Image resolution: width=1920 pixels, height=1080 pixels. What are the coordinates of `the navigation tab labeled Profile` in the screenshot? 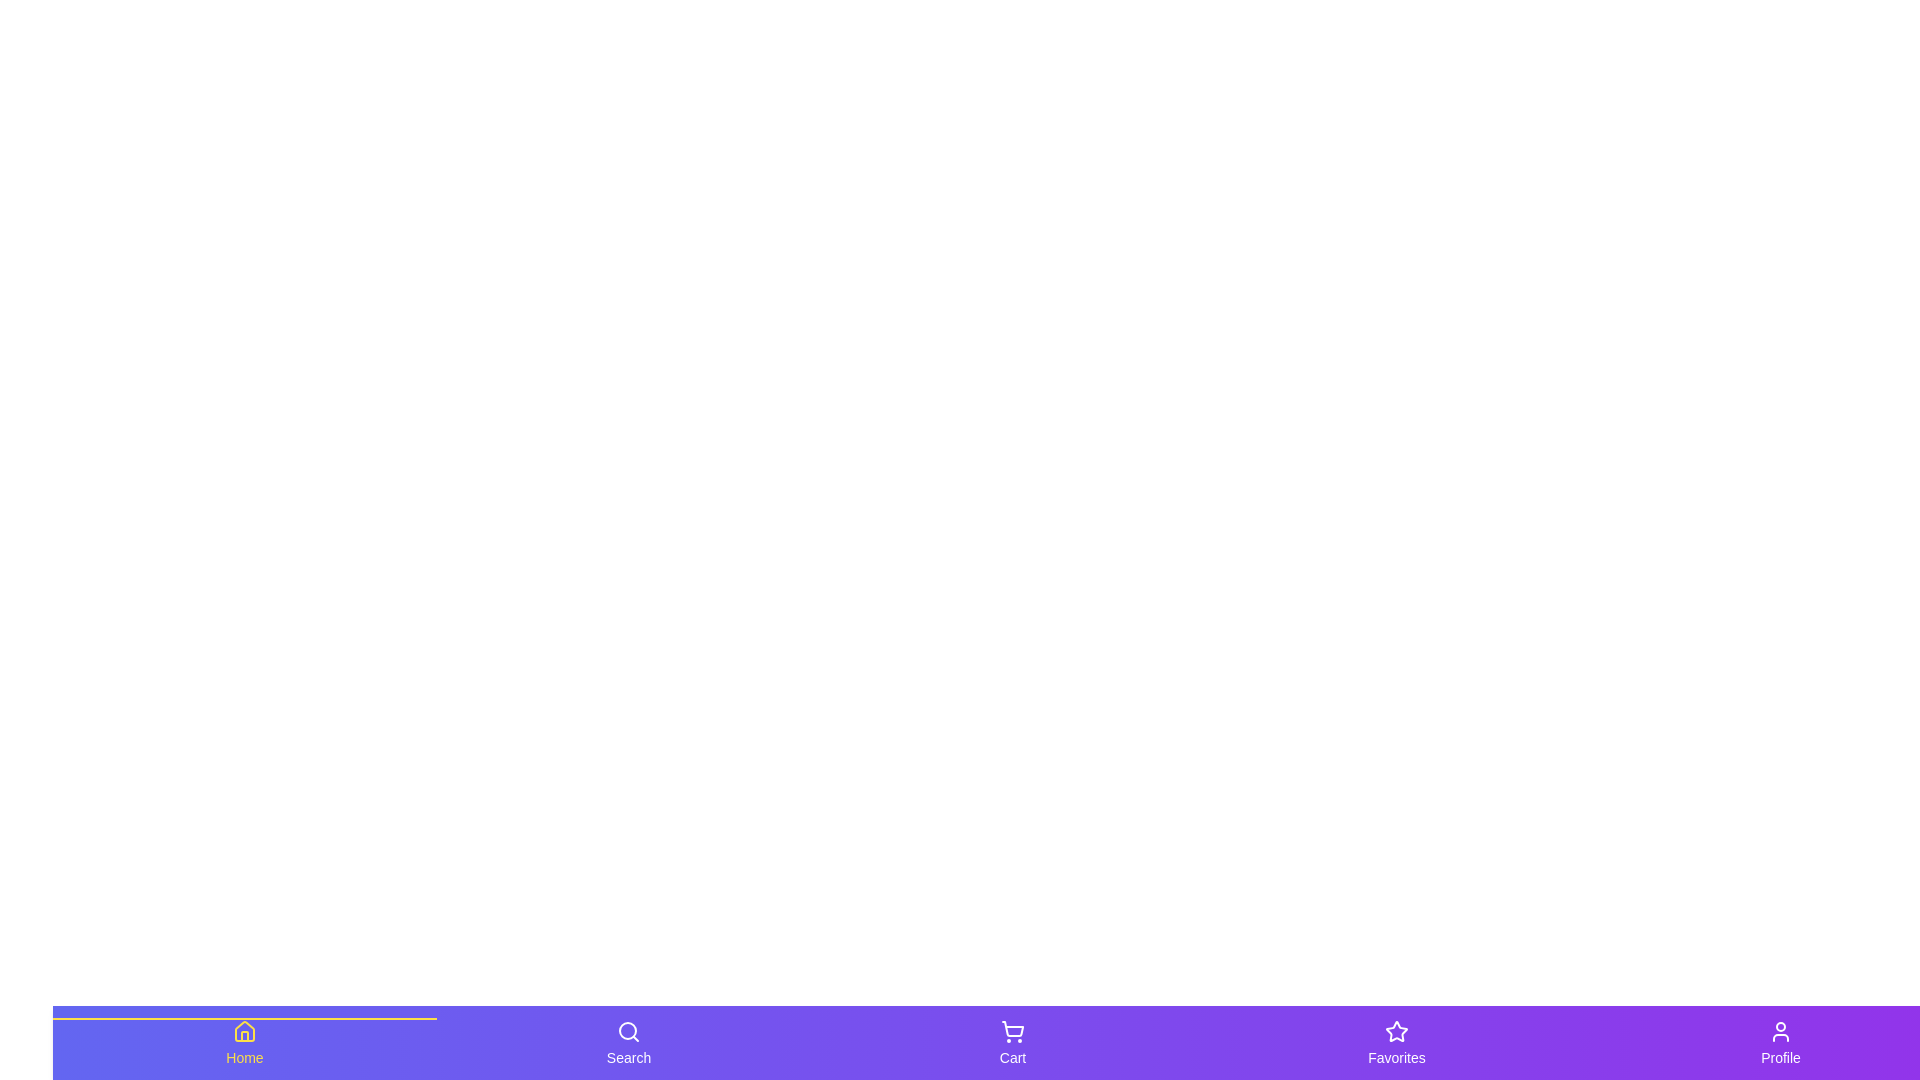 It's located at (1780, 1041).